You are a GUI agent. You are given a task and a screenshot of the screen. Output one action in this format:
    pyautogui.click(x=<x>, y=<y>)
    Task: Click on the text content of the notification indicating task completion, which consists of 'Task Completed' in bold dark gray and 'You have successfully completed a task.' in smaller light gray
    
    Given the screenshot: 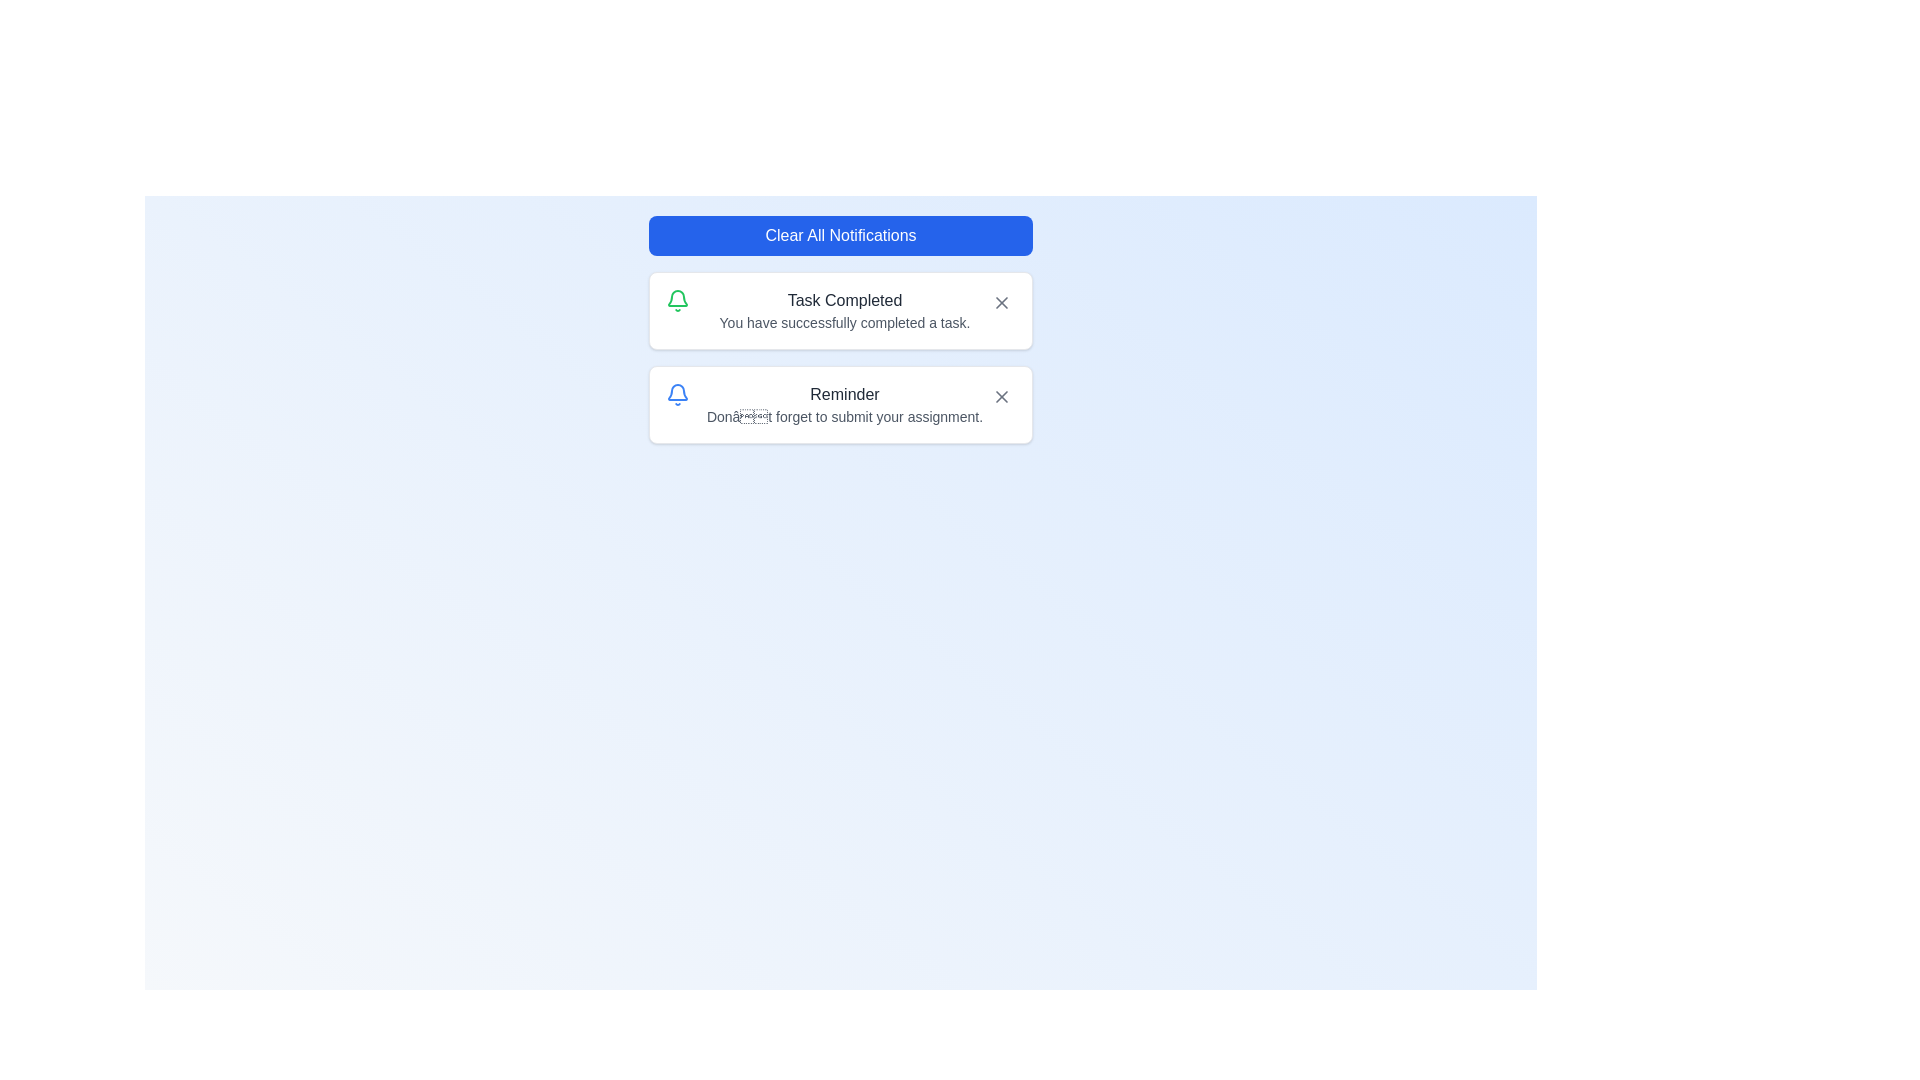 What is the action you would take?
    pyautogui.click(x=844, y=311)
    